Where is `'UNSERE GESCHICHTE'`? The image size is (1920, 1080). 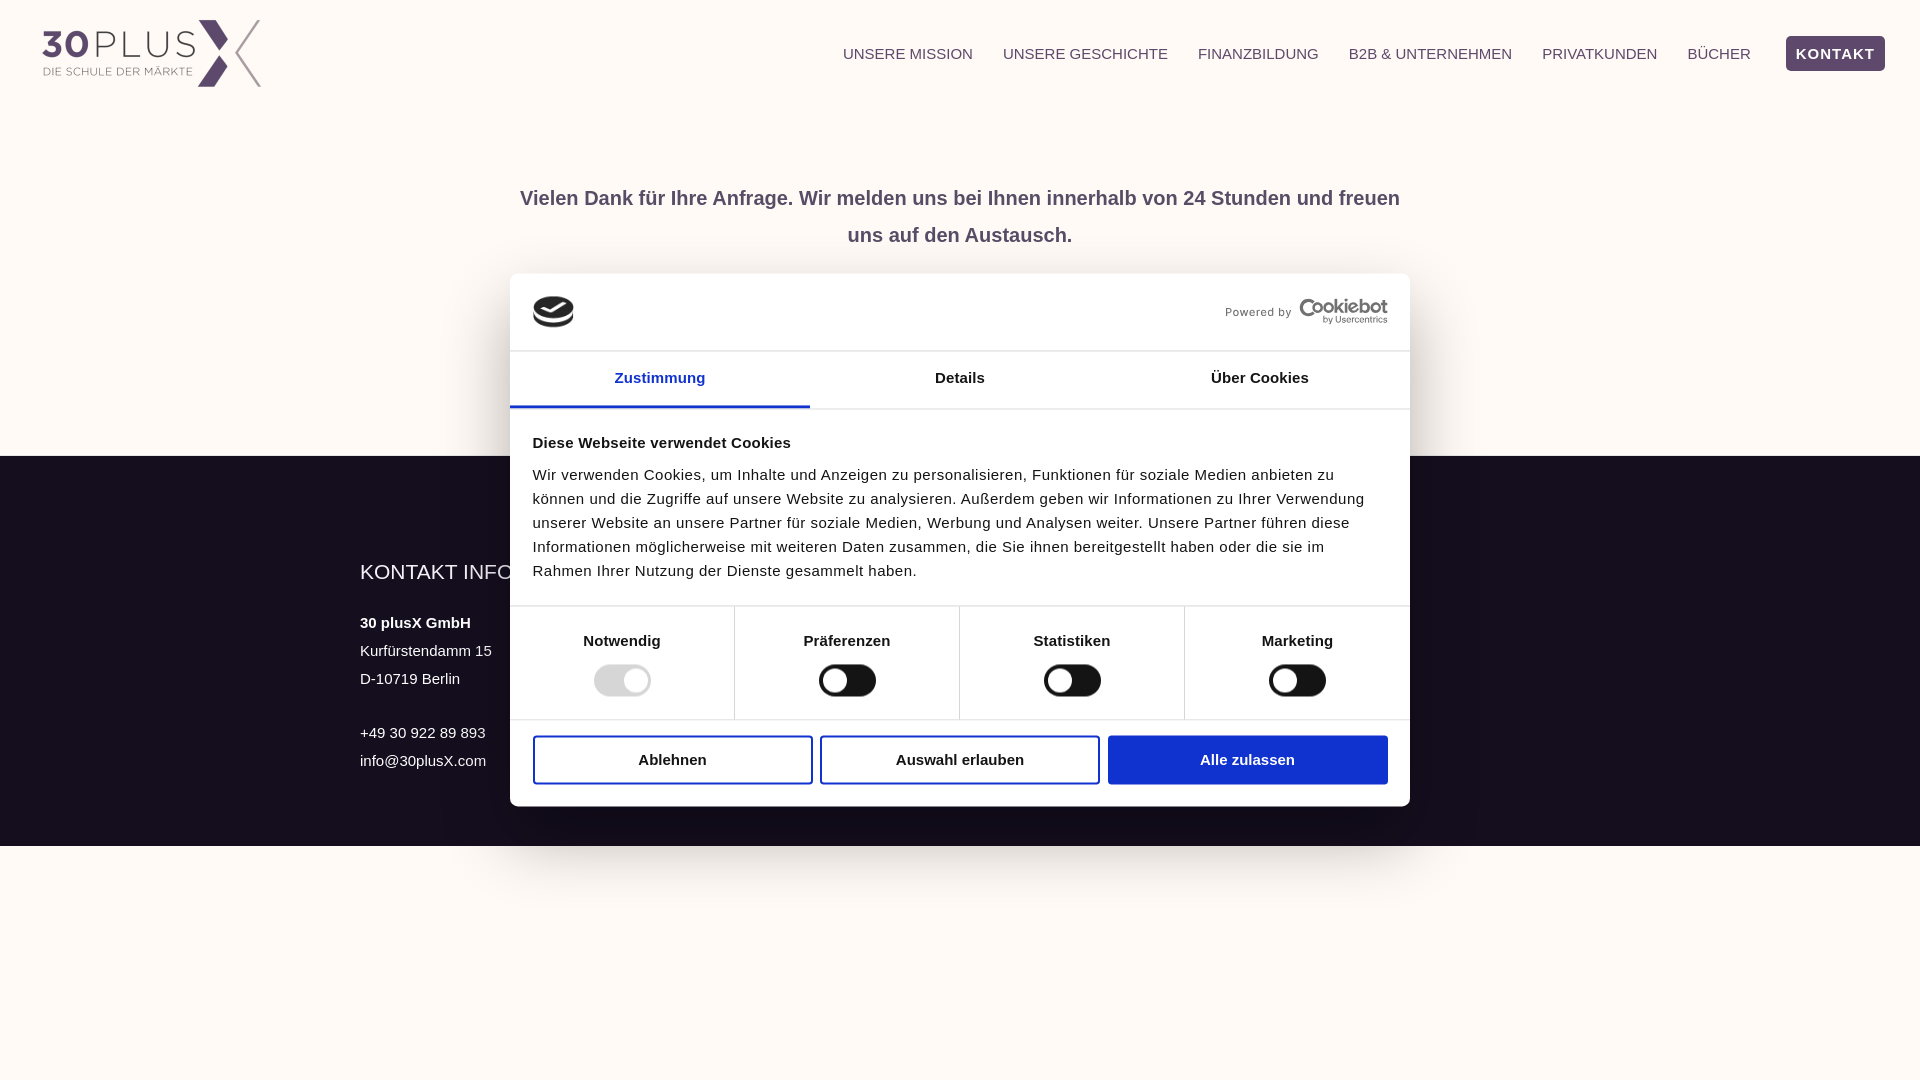
'UNSERE GESCHICHTE' is located at coordinates (988, 52).